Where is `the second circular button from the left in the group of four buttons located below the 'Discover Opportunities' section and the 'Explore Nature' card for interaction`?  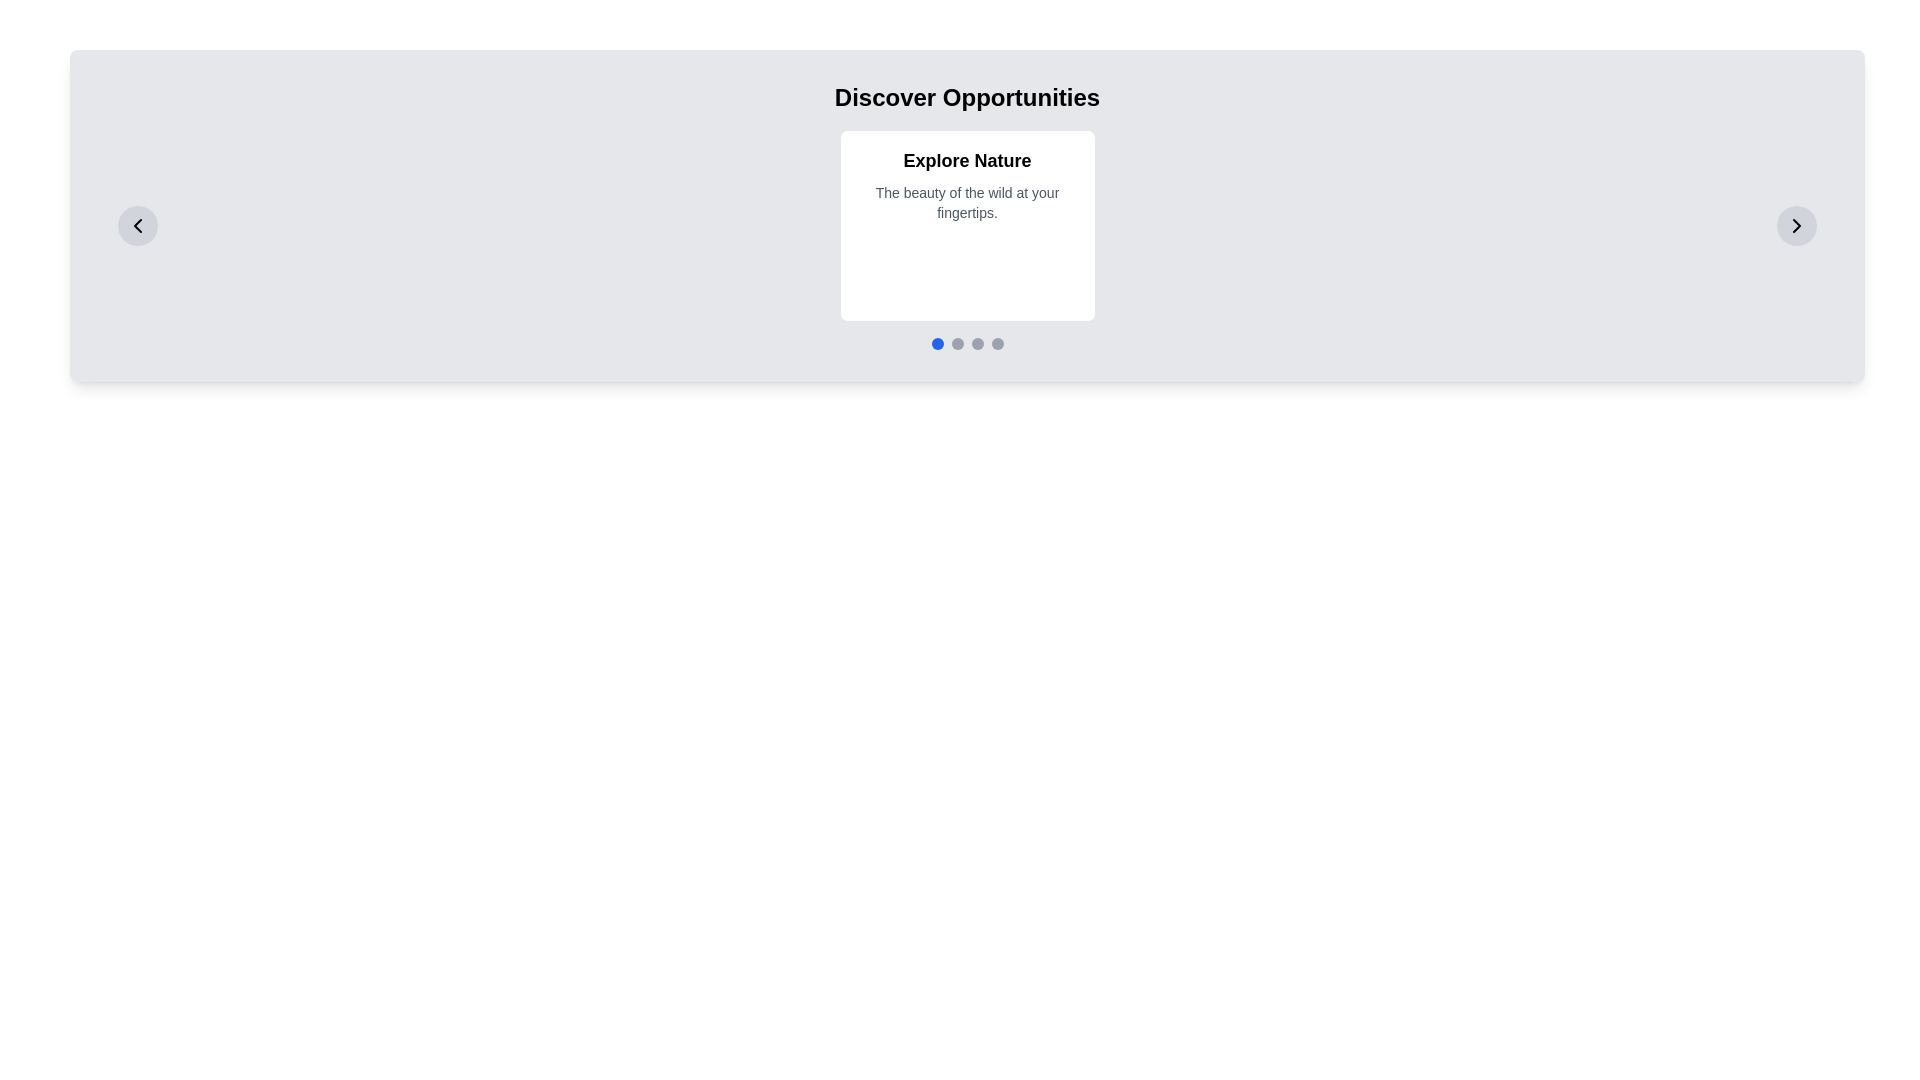
the second circular button from the left in the group of four buttons located below the 'Discover Opportunities' section and the 'Explore Nature' card for interaction is located at coordinates (956, 342).